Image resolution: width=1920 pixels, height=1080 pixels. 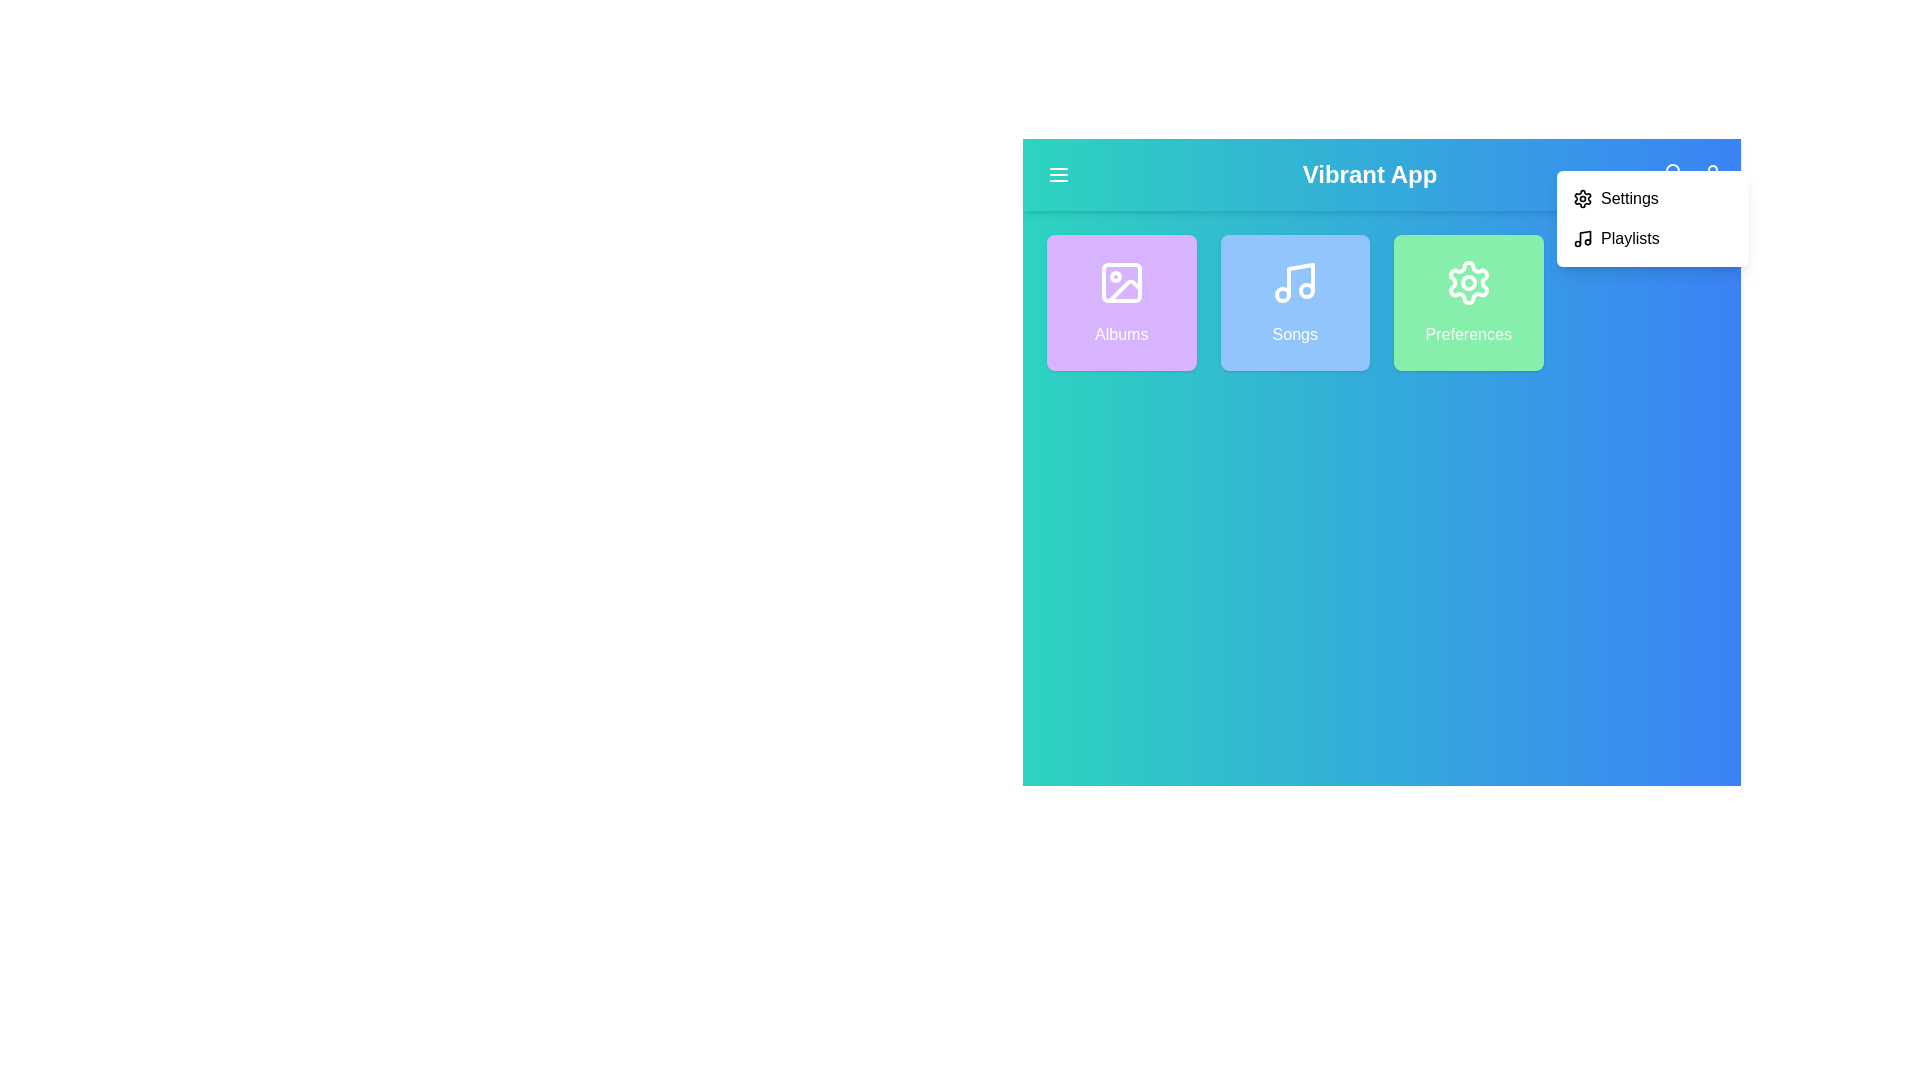 What do you see at coordinates (1295, 303) in the screenshot?
I see `the 'Songs' card to navigate or interact` at bounding box center [1295, 303].